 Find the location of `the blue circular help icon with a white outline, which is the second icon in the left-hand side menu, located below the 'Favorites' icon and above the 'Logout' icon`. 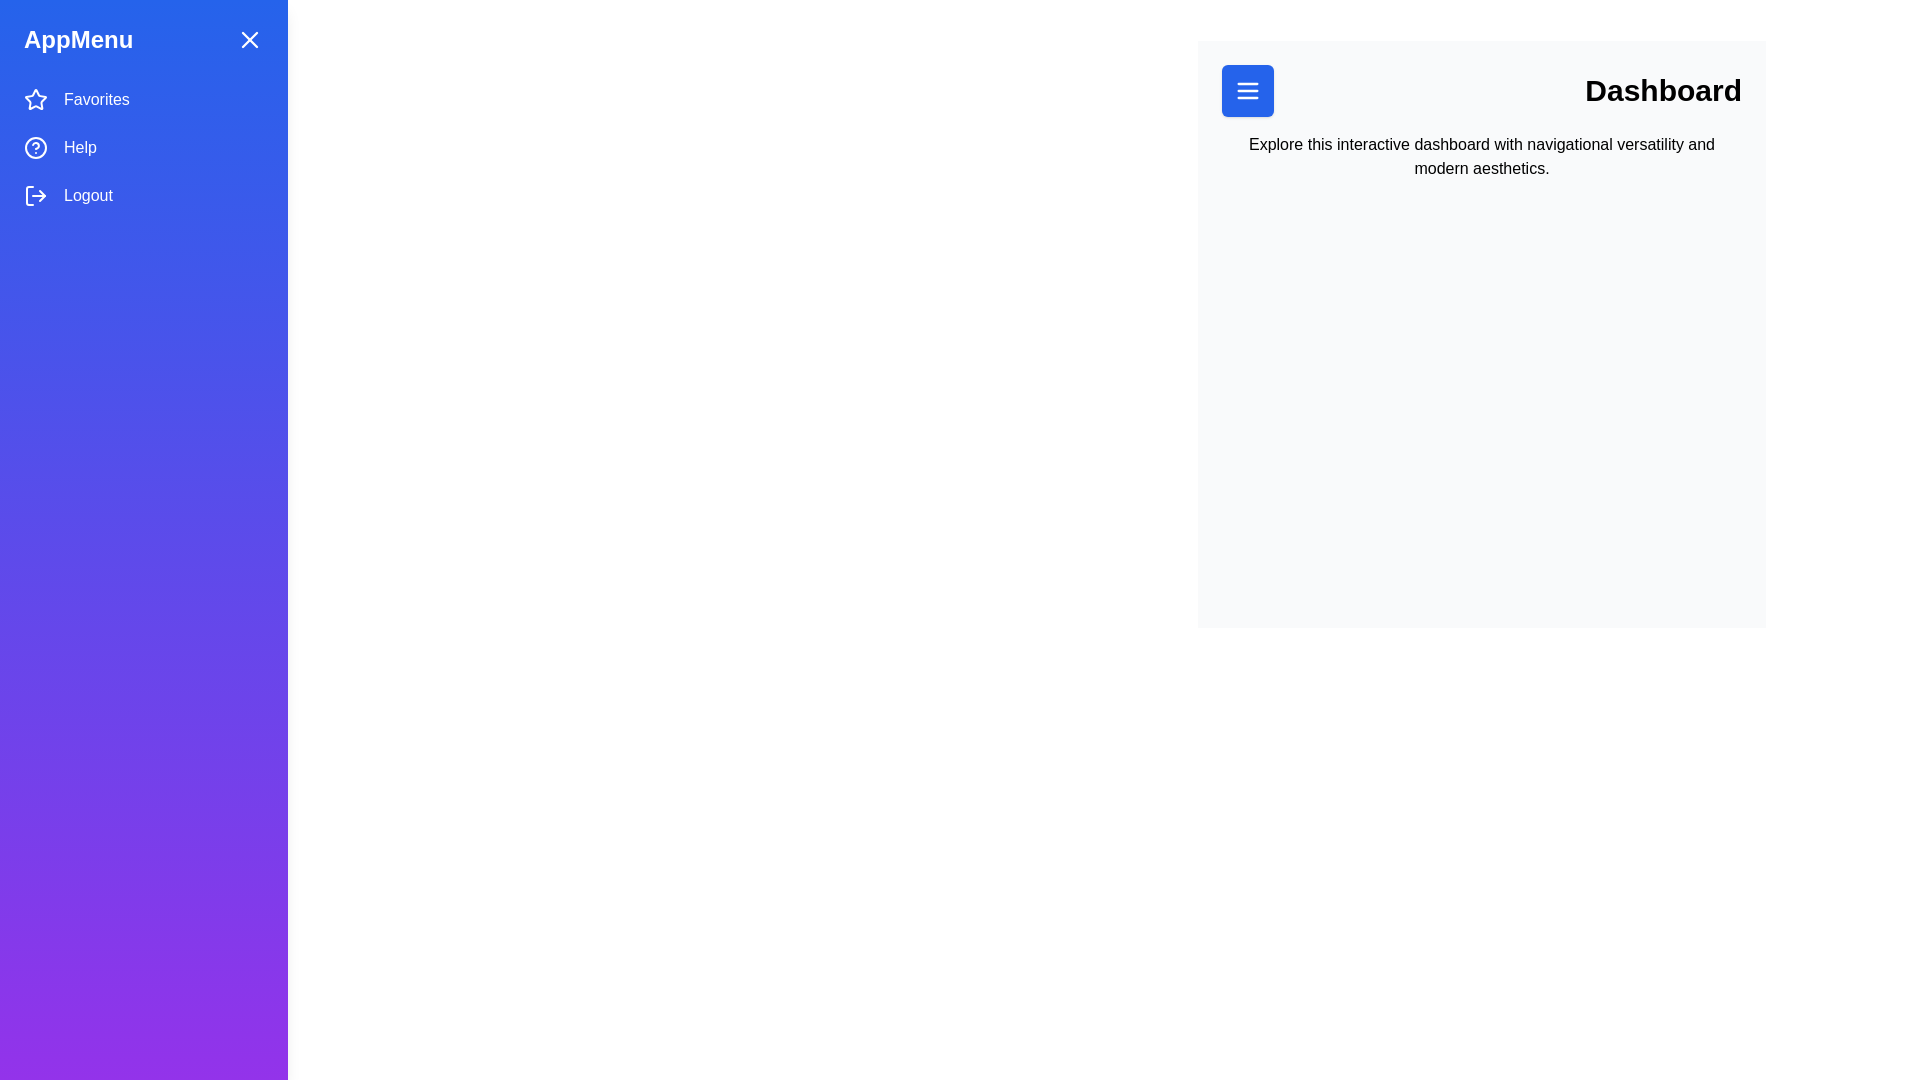

the blue circular help icon with a white outline, which is the second icon in the left-hand side menu, located below the 'Favorites' icon and above the 'Logout' icon is located at coordinates (35, 146).